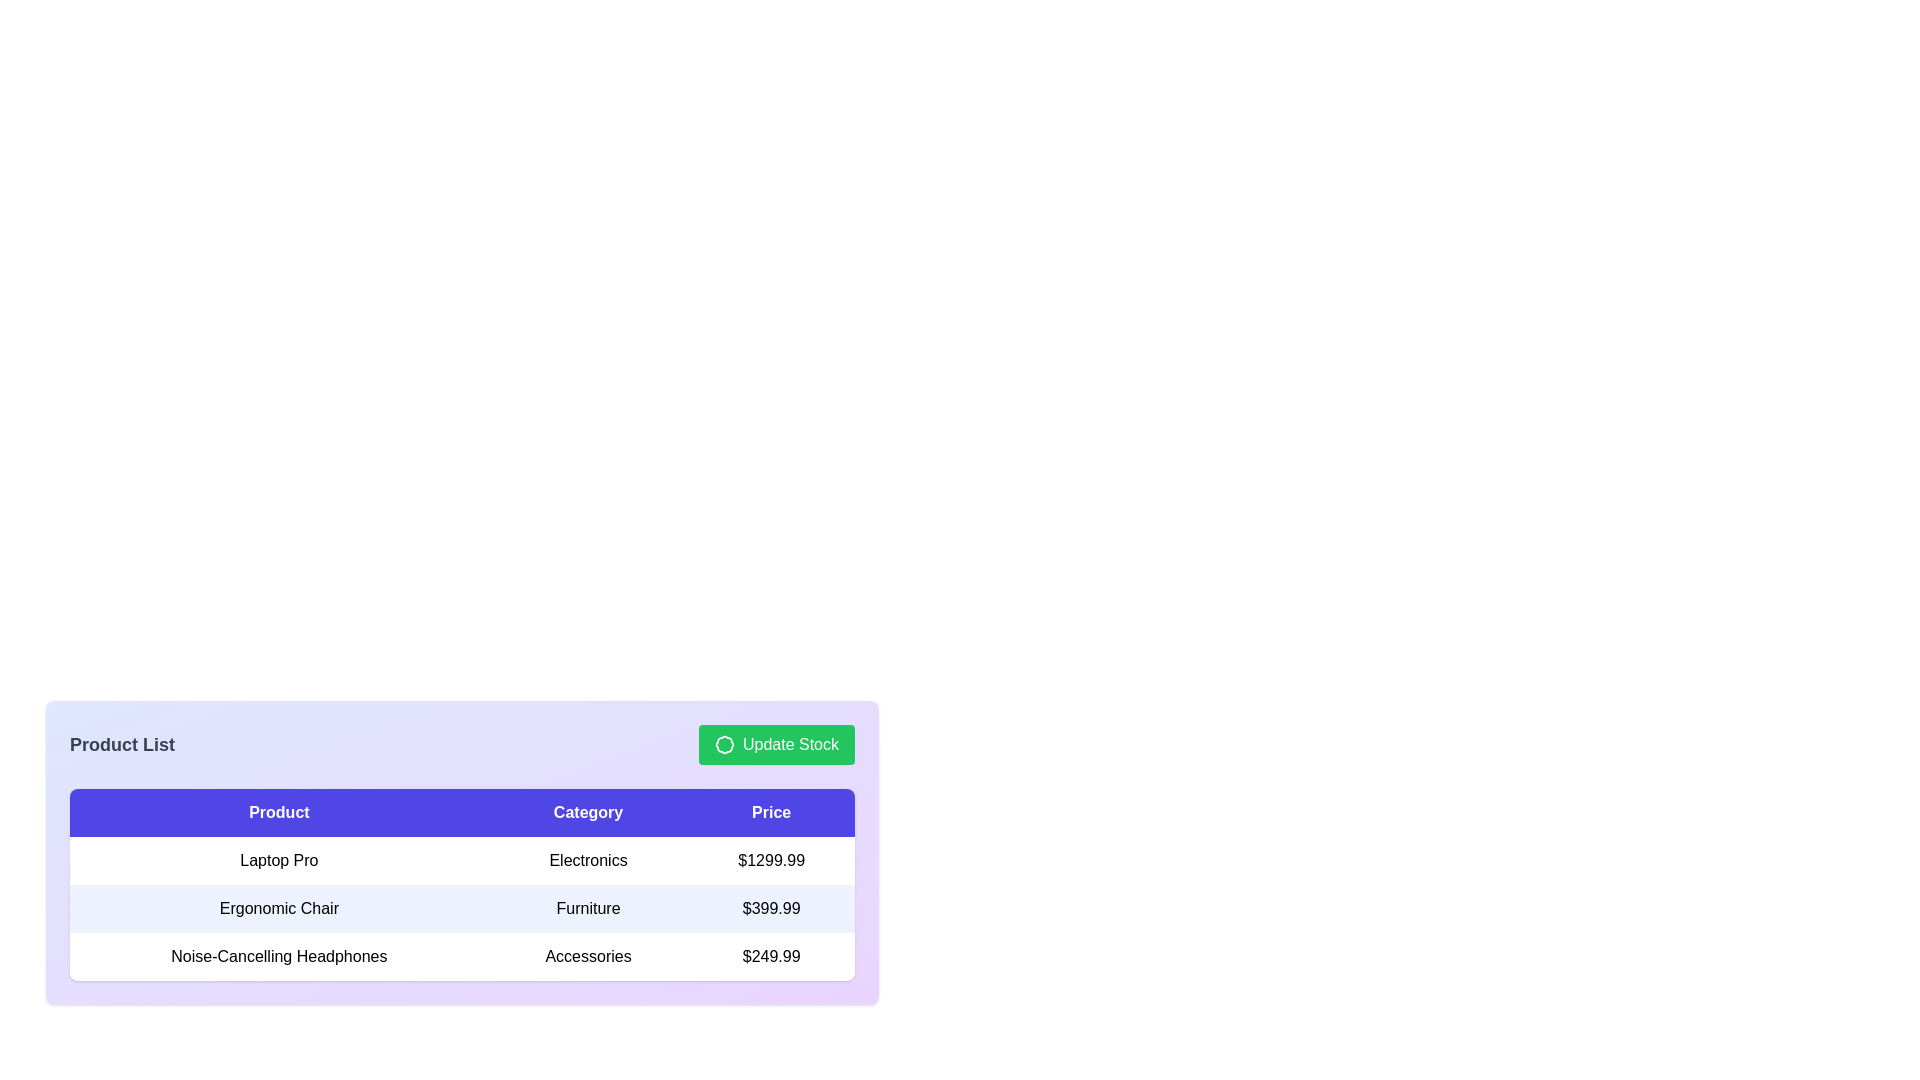 This screenshot has width=1920, height=1080. What do you see at coordinates (587, 909) in the screenshot?
I see `the 'Furniture' text label located in the 'Category' column of the table, which is centered in its cell and styled with a clean font` at bounding box center [587, 909].